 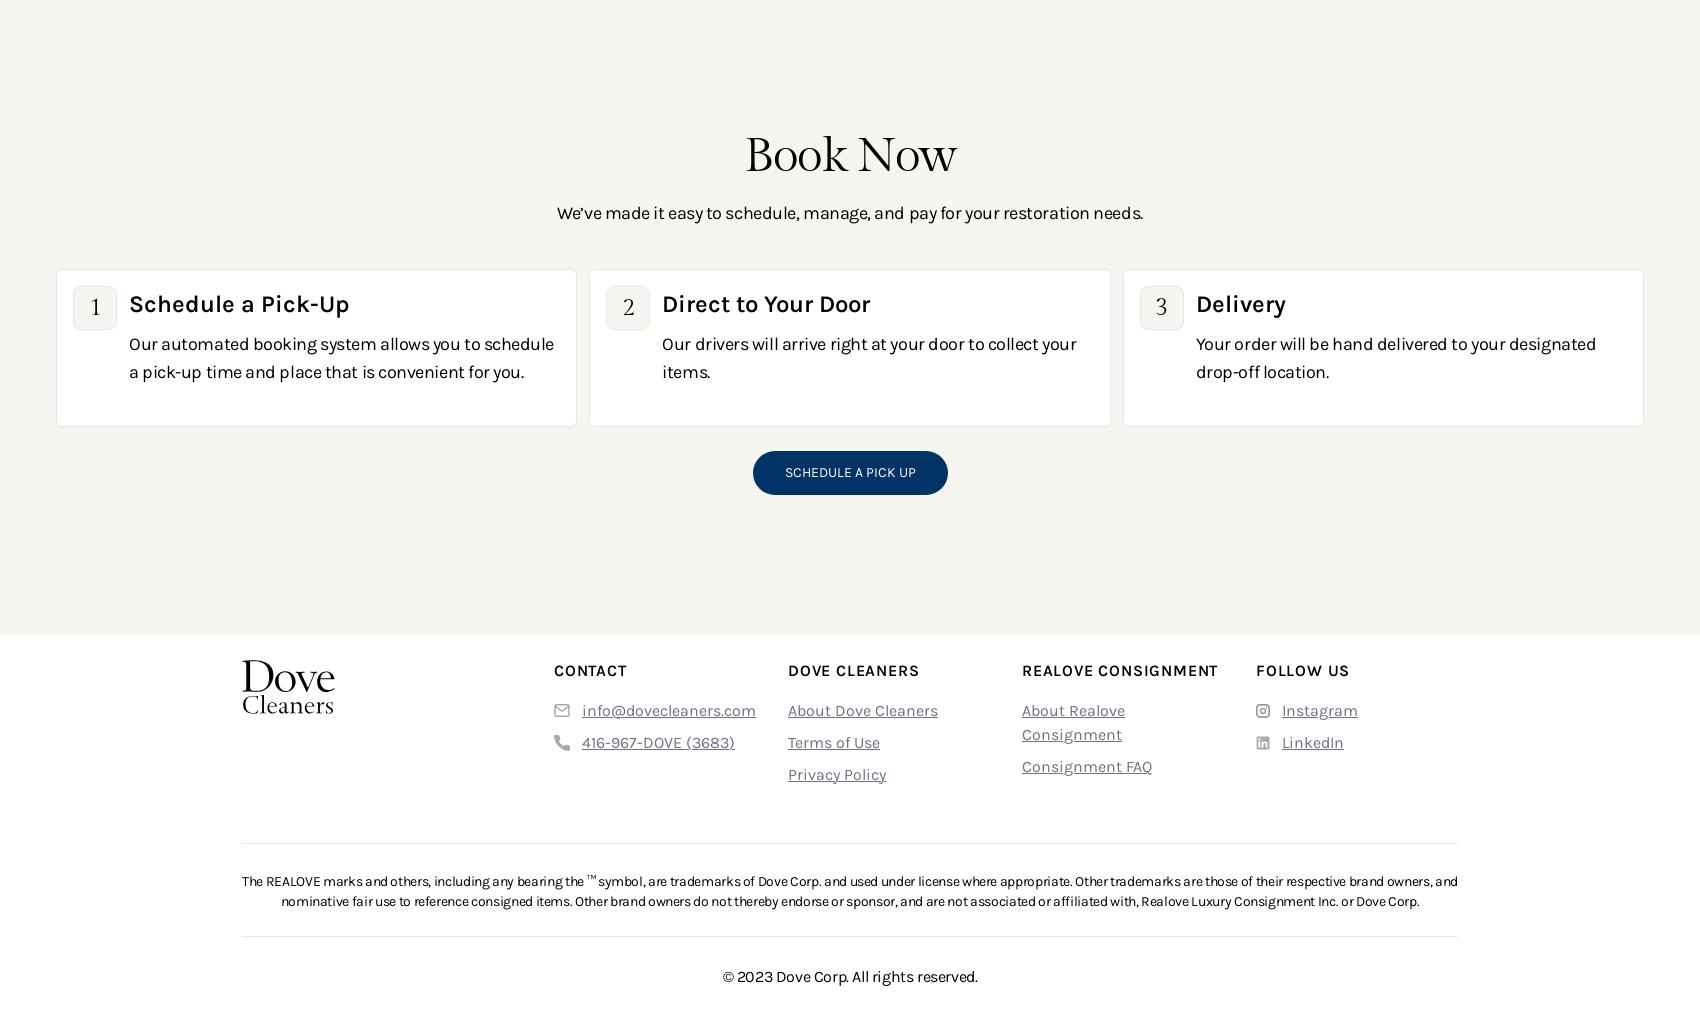 I want to click on 'Dove Cleaners', so click(x=853, y=668).